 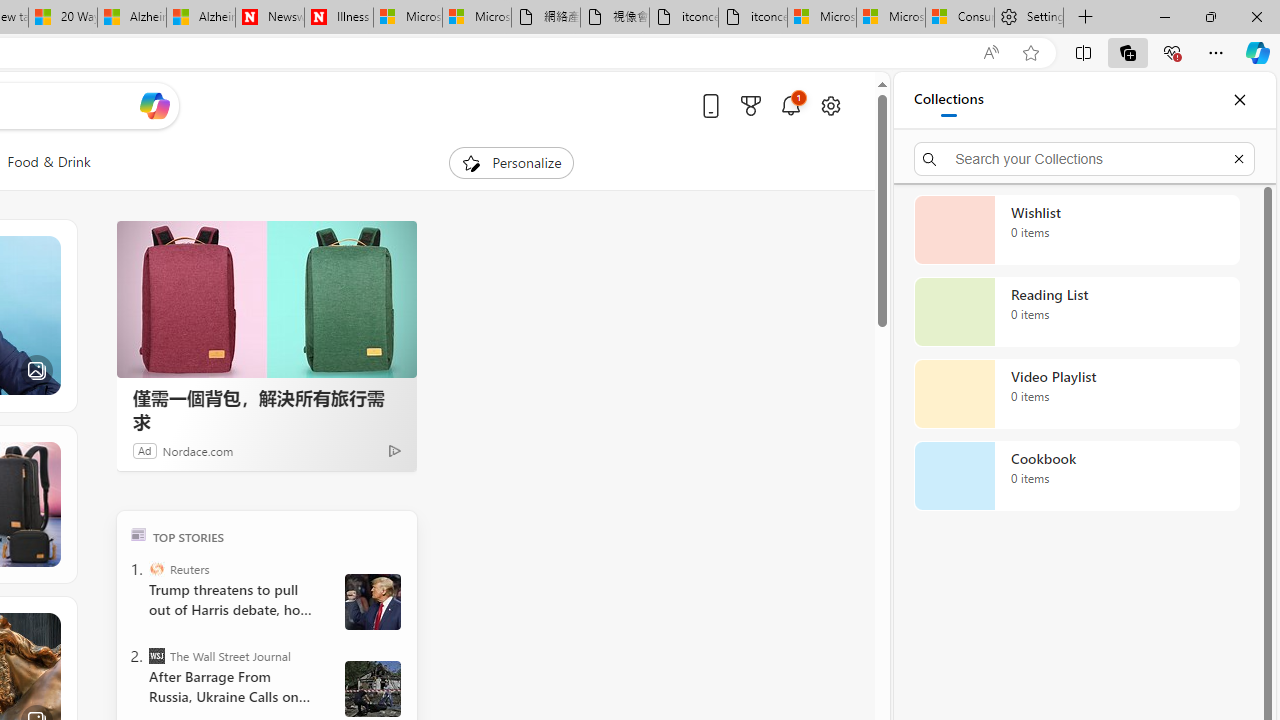 I want to click on 'itconcepthk.com/projector_solutions.mp4', so click(x=752, y=17).